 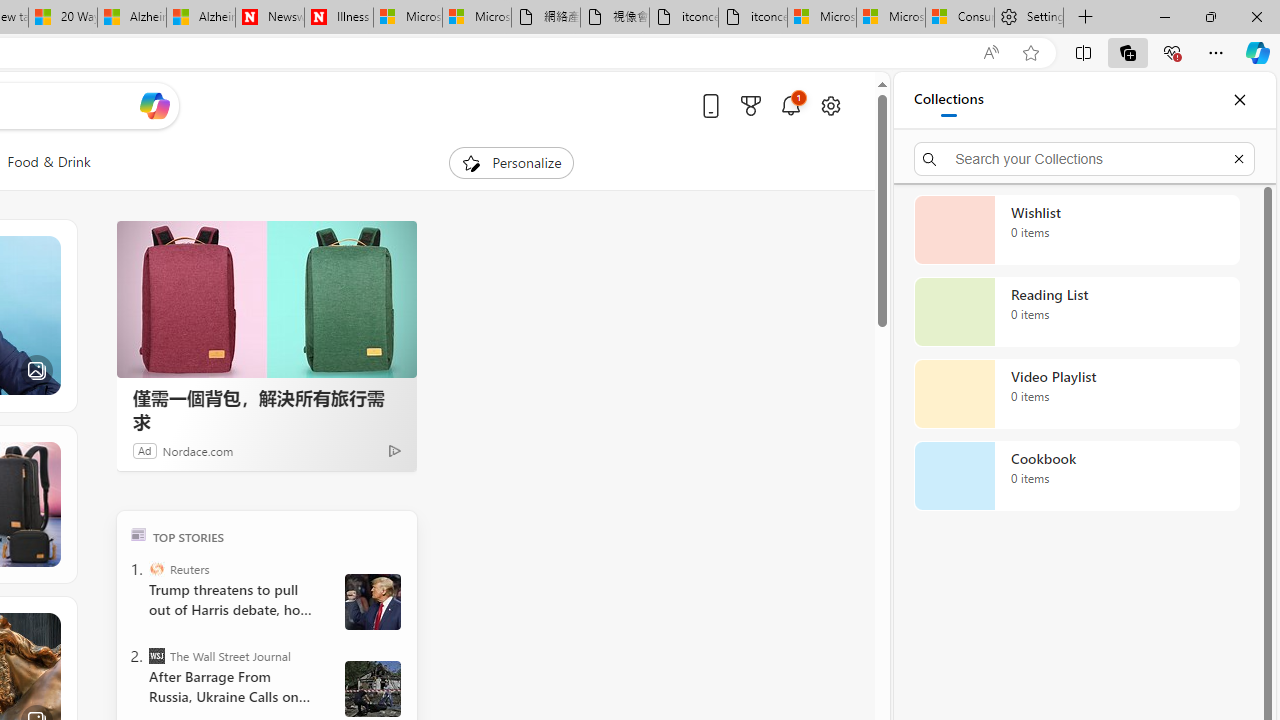 I want to click on 'itconcepthk.com/projector_solutions.mp4', so click(x=752, y=17).